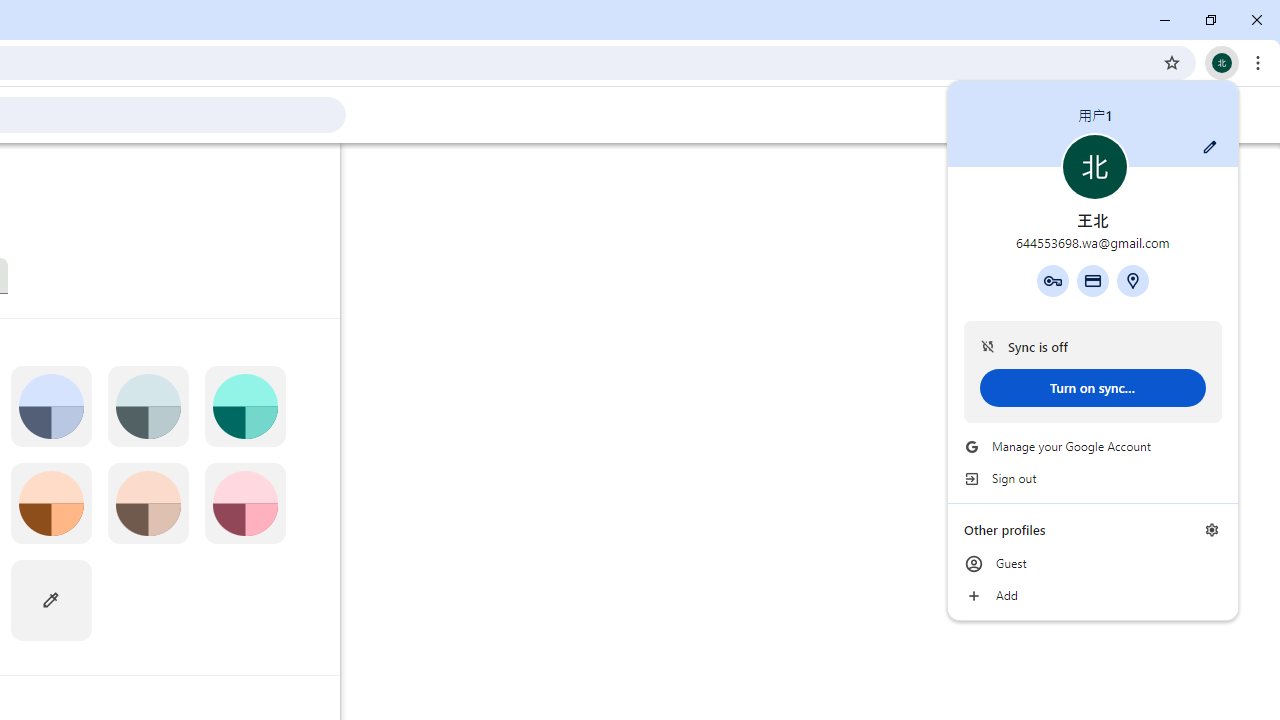  What do you see at coordinates (1092, 595) in the screenshot?
I see `'Add'` at bounding box center [1092, 595].